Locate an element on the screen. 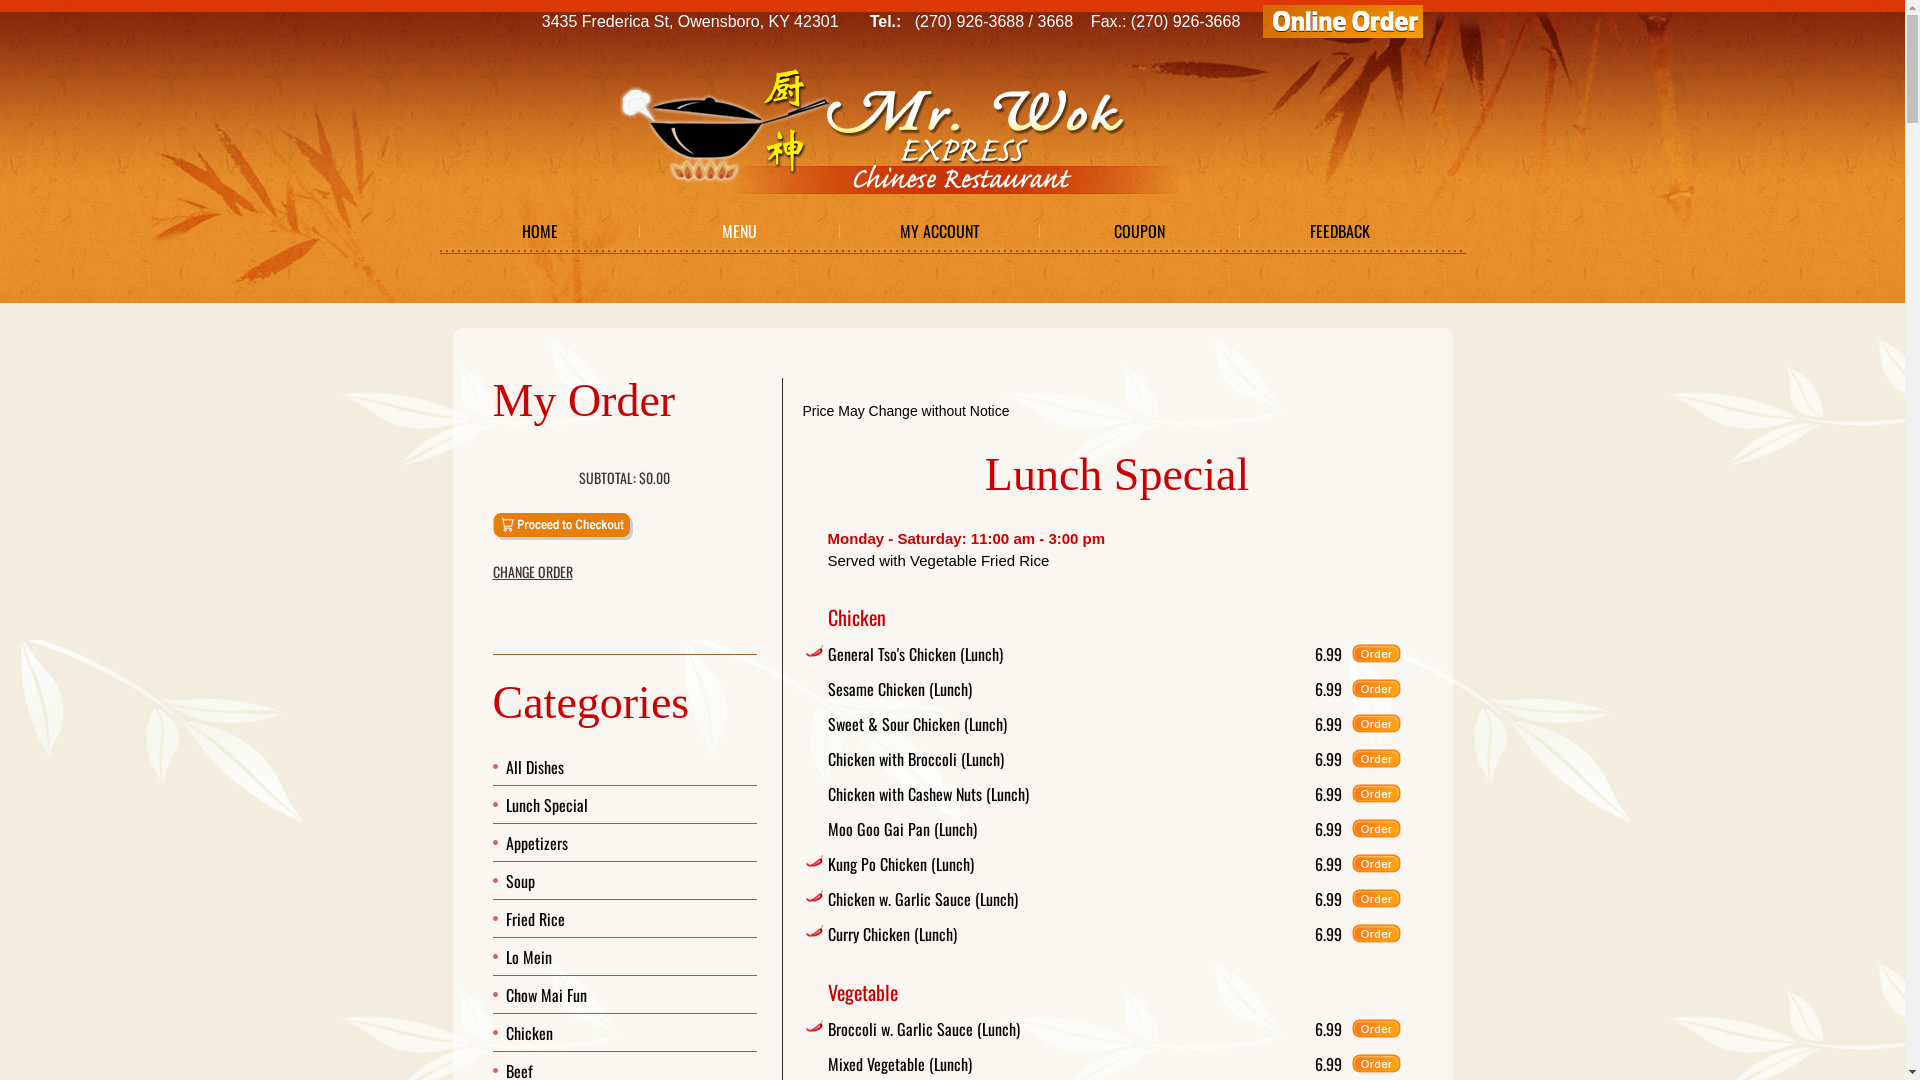 This screenshot has width=1920, height=1080. 'HOME' is located at coordinates (539, 230).